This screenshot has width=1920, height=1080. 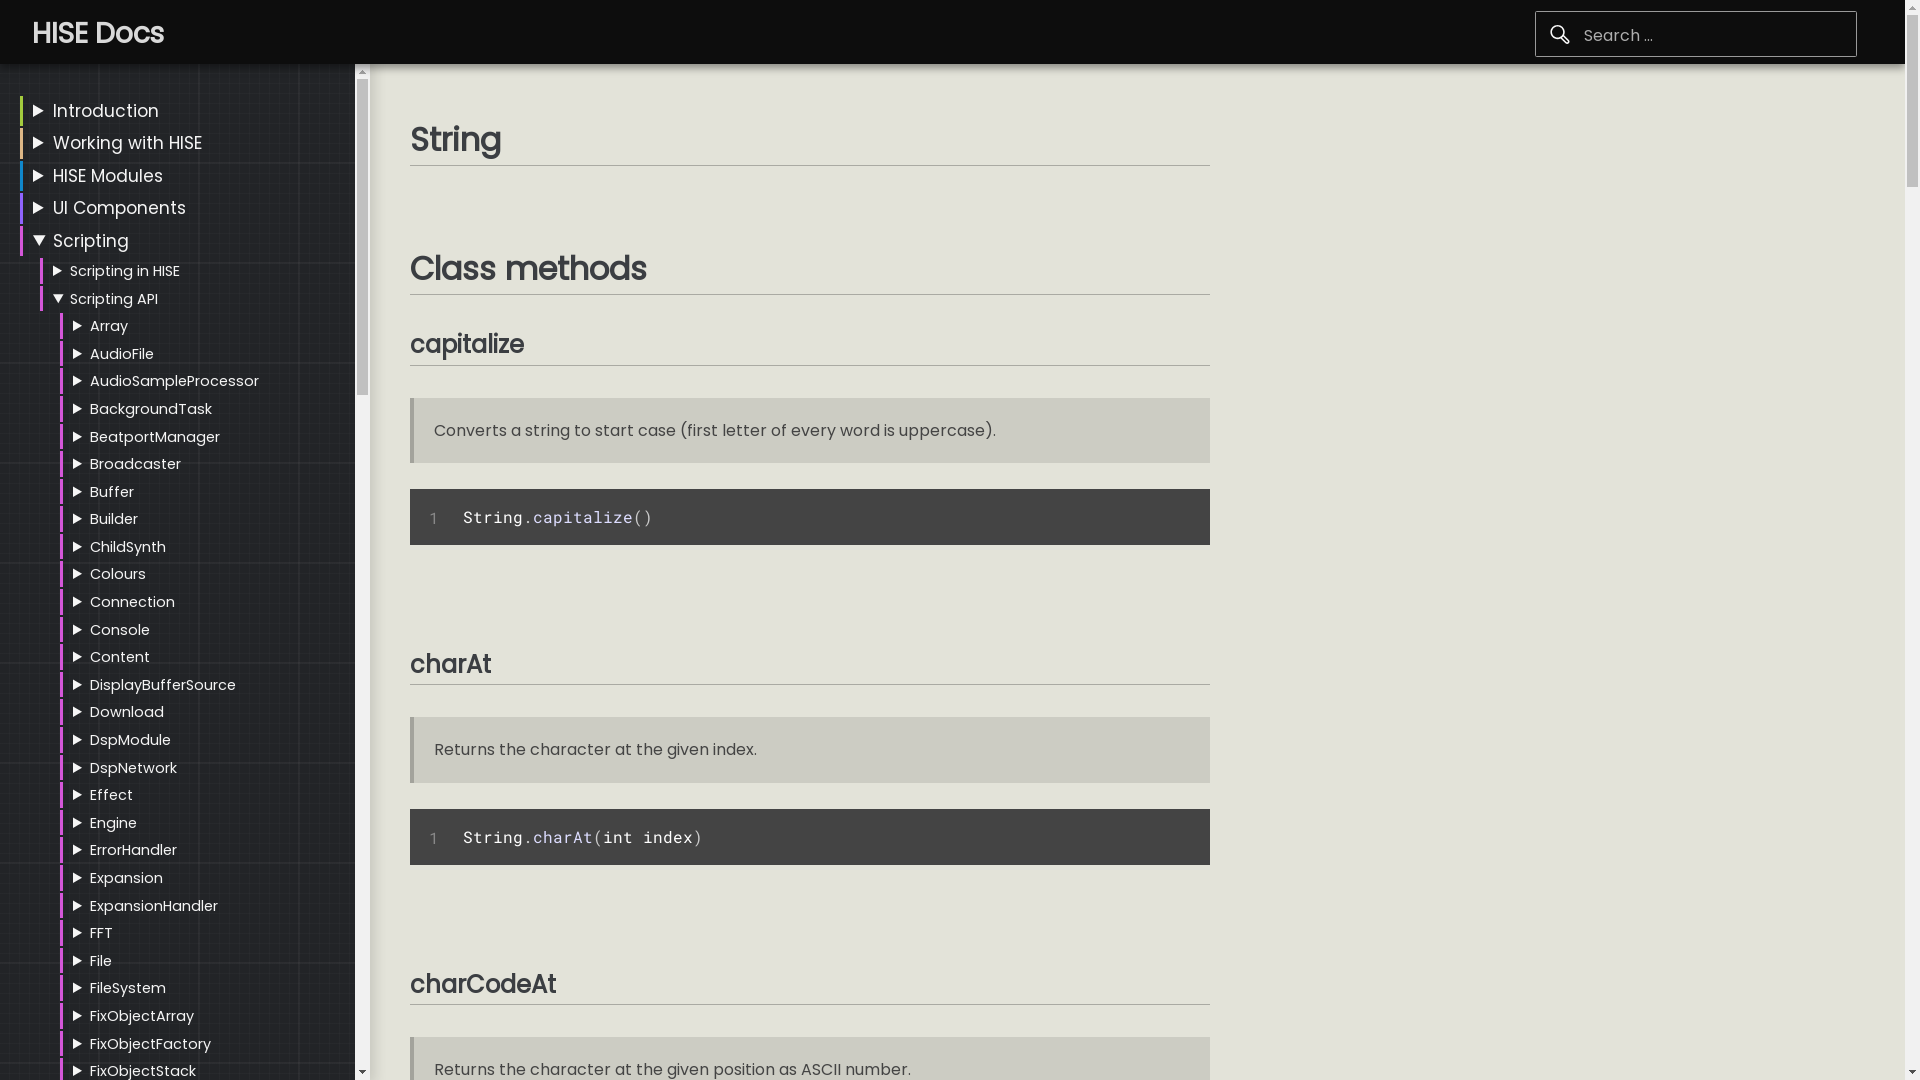 What do you see at coordinates (113, 518) in the screenshot?
I see `'Builder'` at bounding box center [113, 518].